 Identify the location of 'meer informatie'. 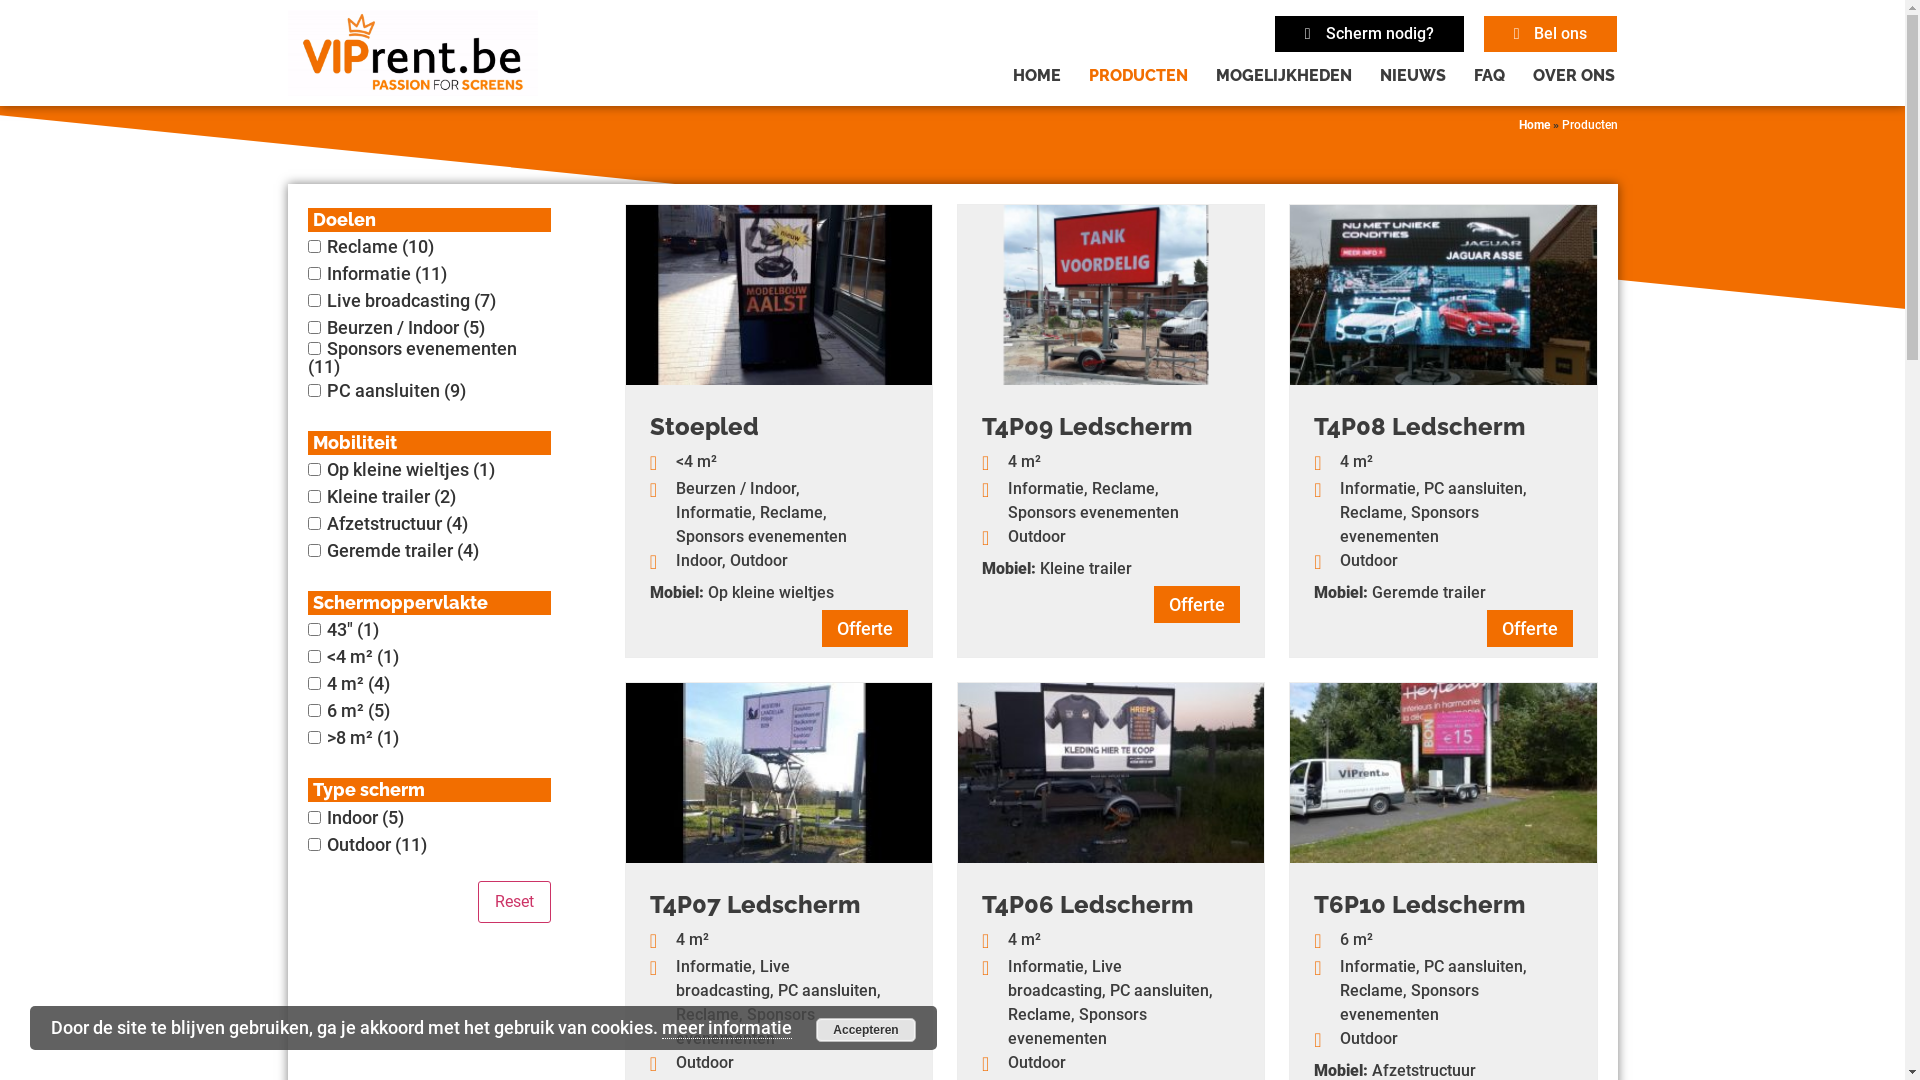
(725, 1028).